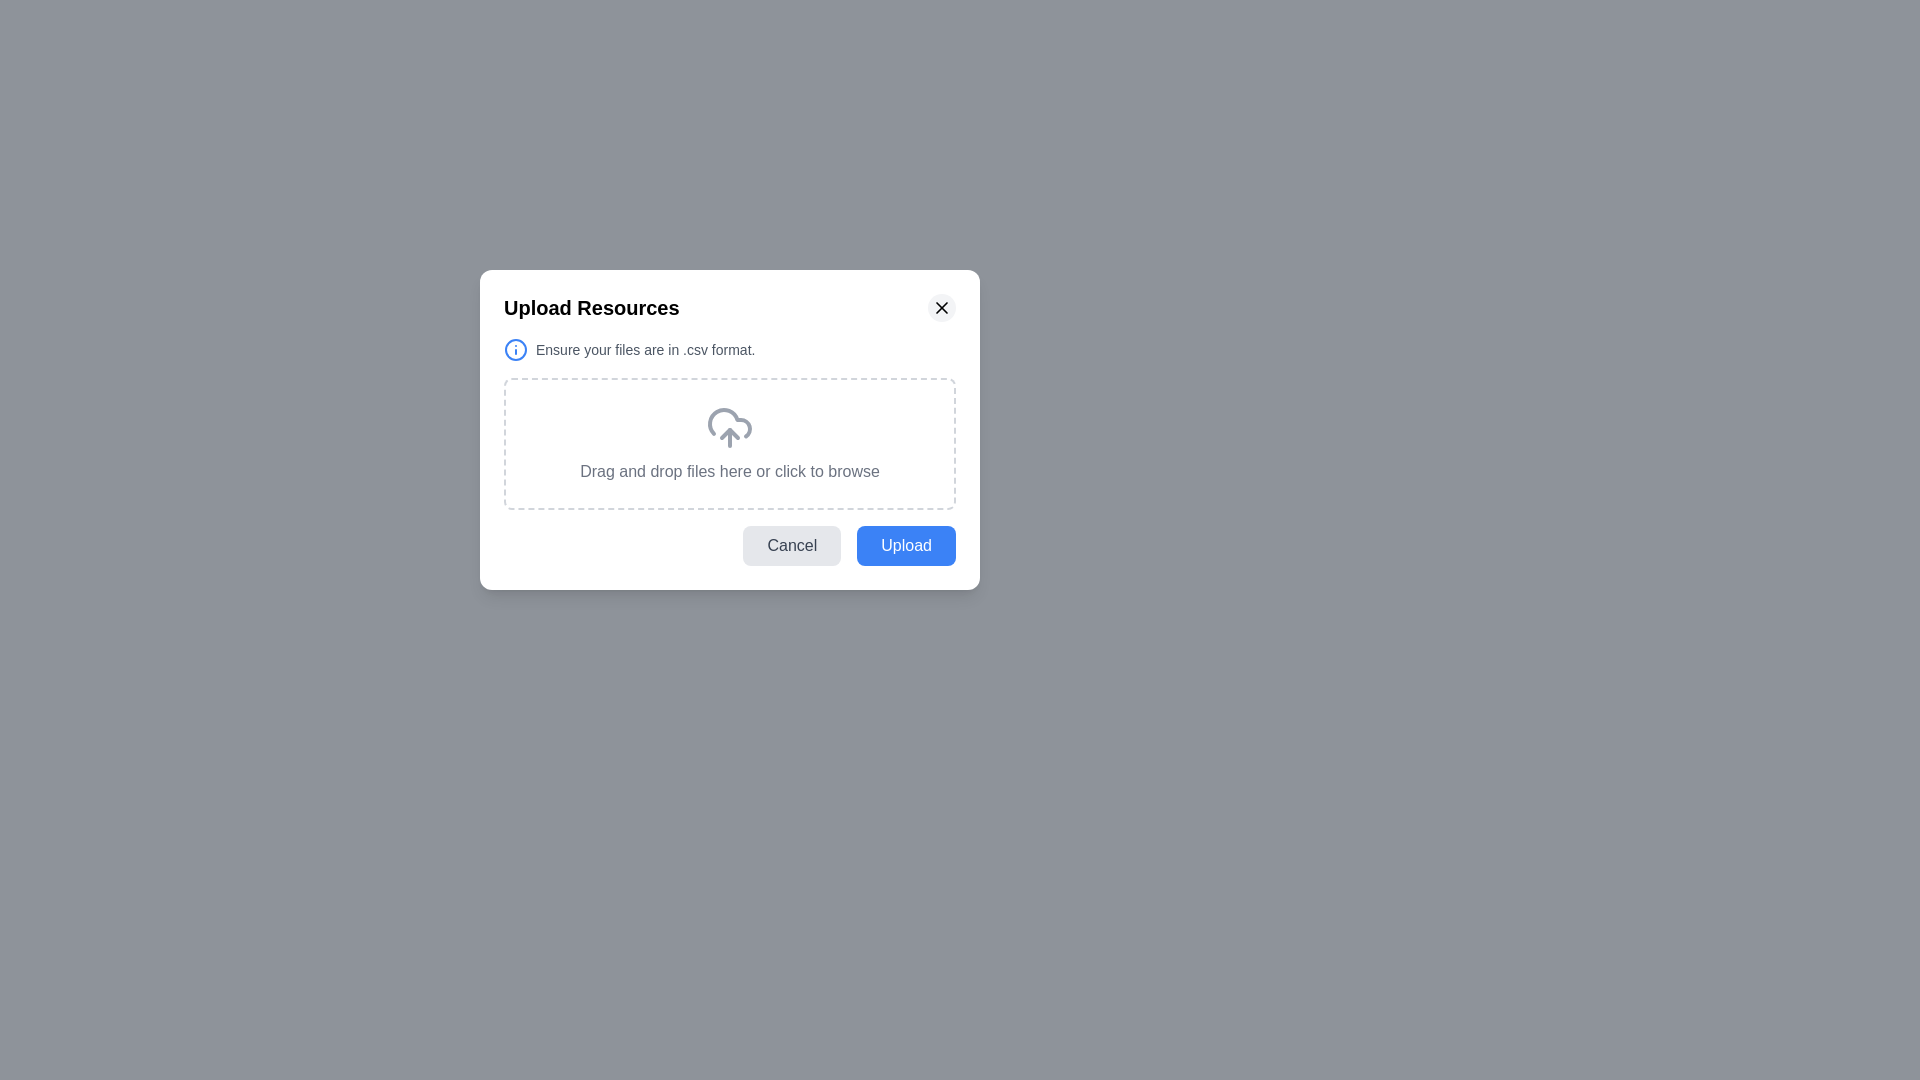  I want to click on the outlined area of the modal dialog box to browse for .csv files, so click(728, 428).